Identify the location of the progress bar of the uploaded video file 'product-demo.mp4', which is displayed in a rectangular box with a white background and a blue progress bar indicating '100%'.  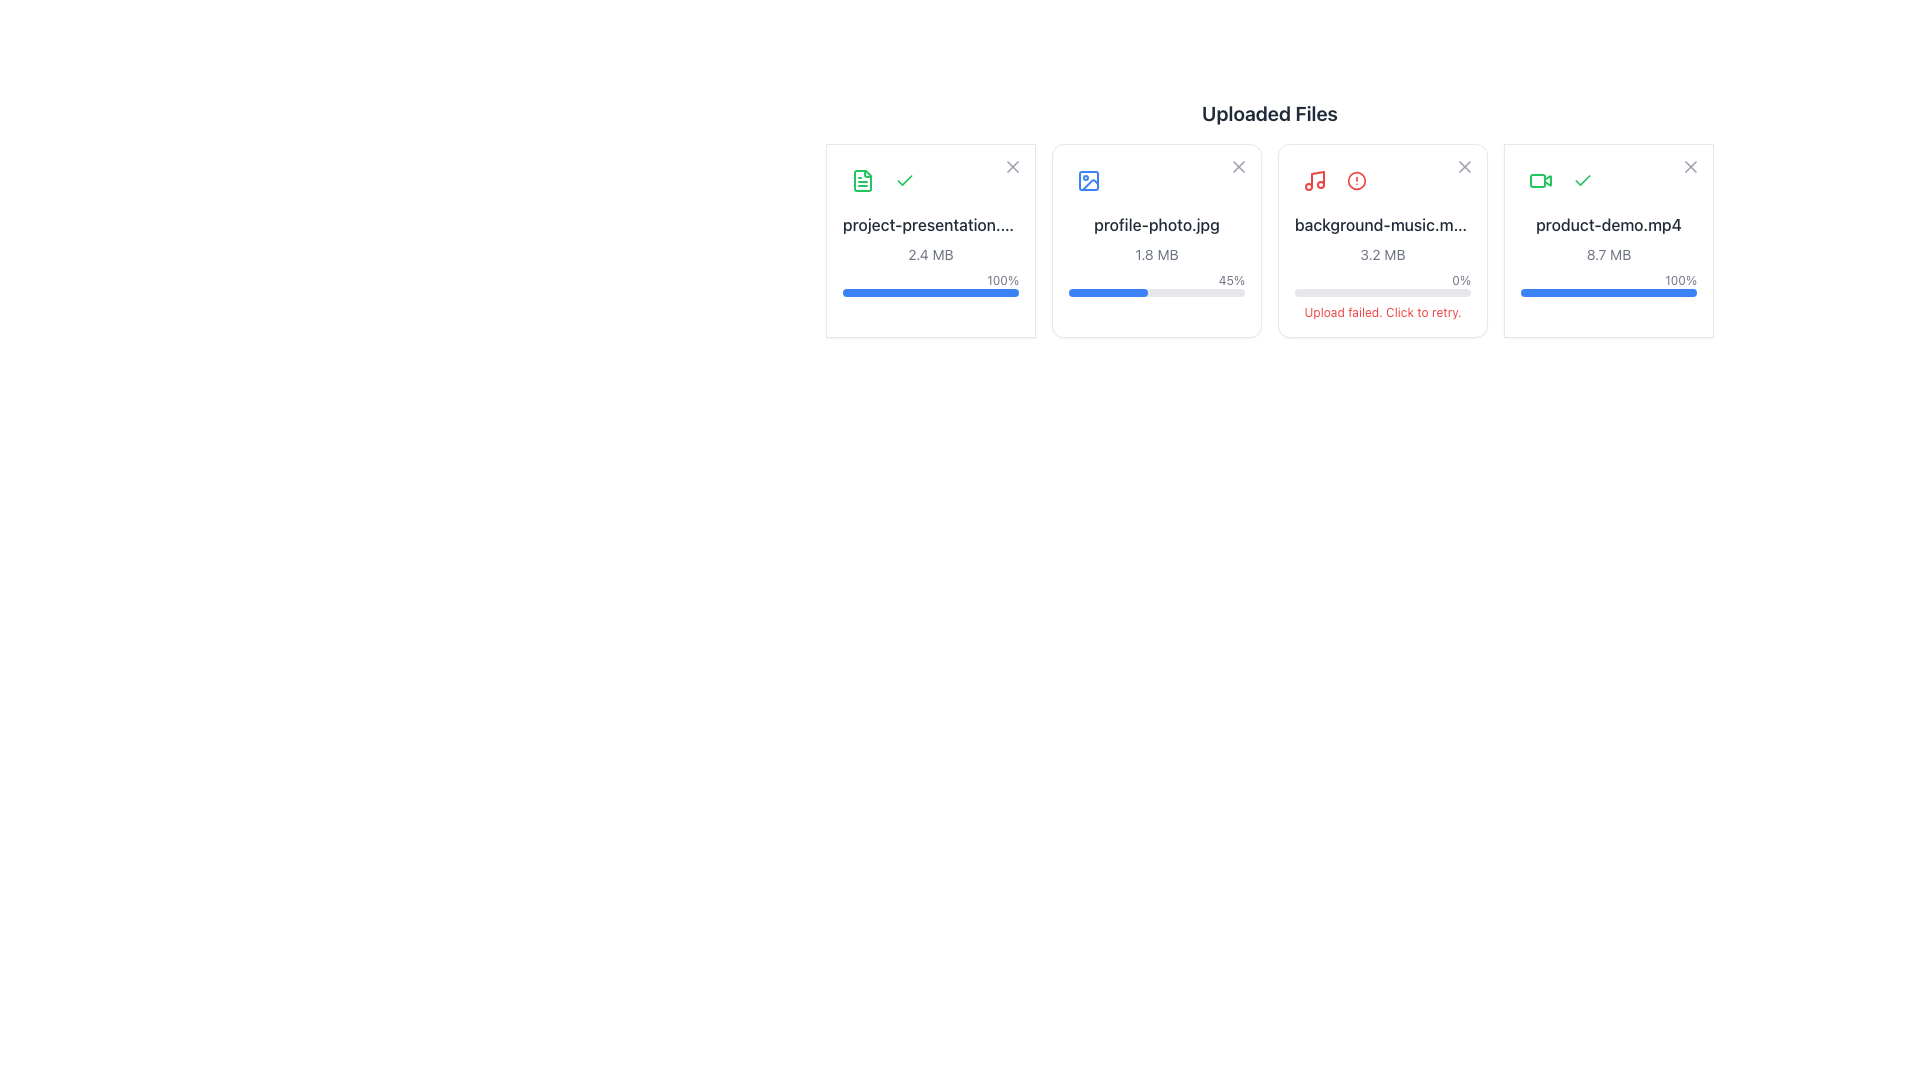
(1608, 239).